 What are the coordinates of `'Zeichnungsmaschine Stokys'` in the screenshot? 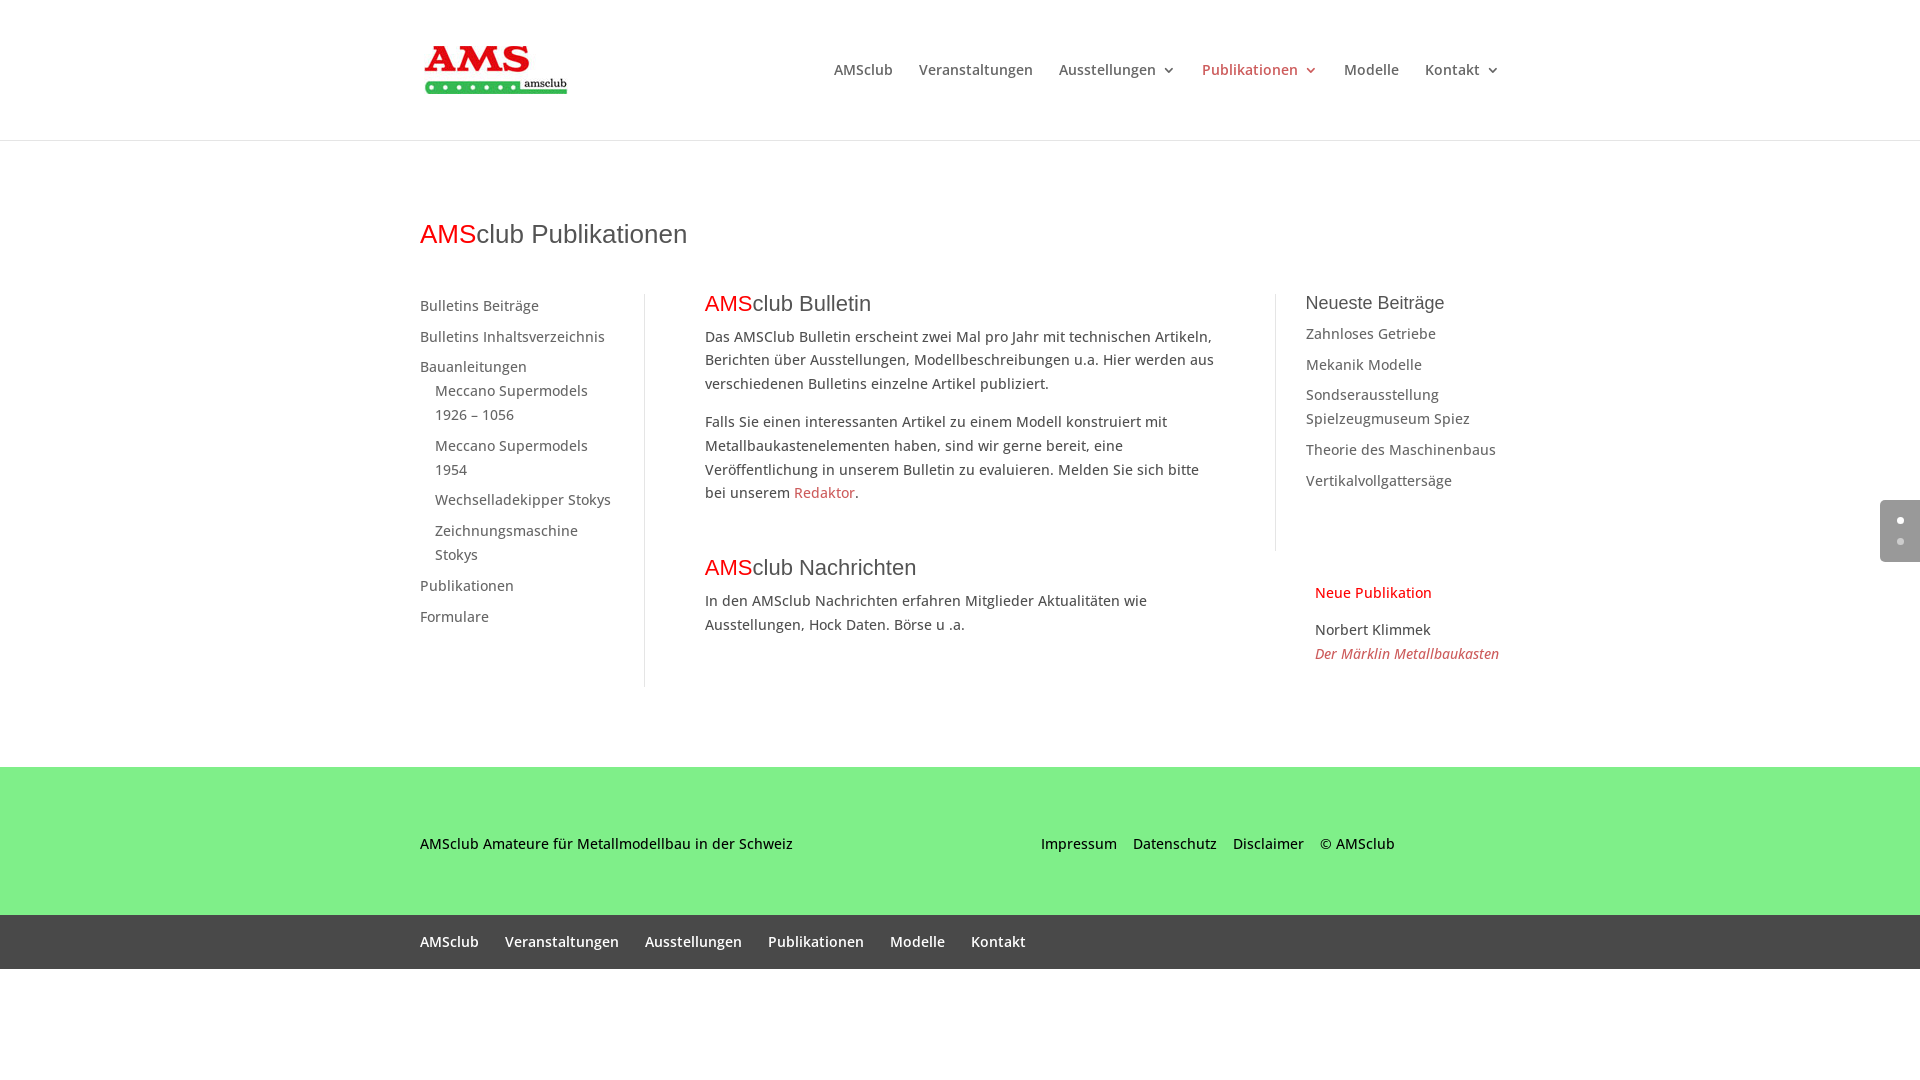 It's located at (506, 542).